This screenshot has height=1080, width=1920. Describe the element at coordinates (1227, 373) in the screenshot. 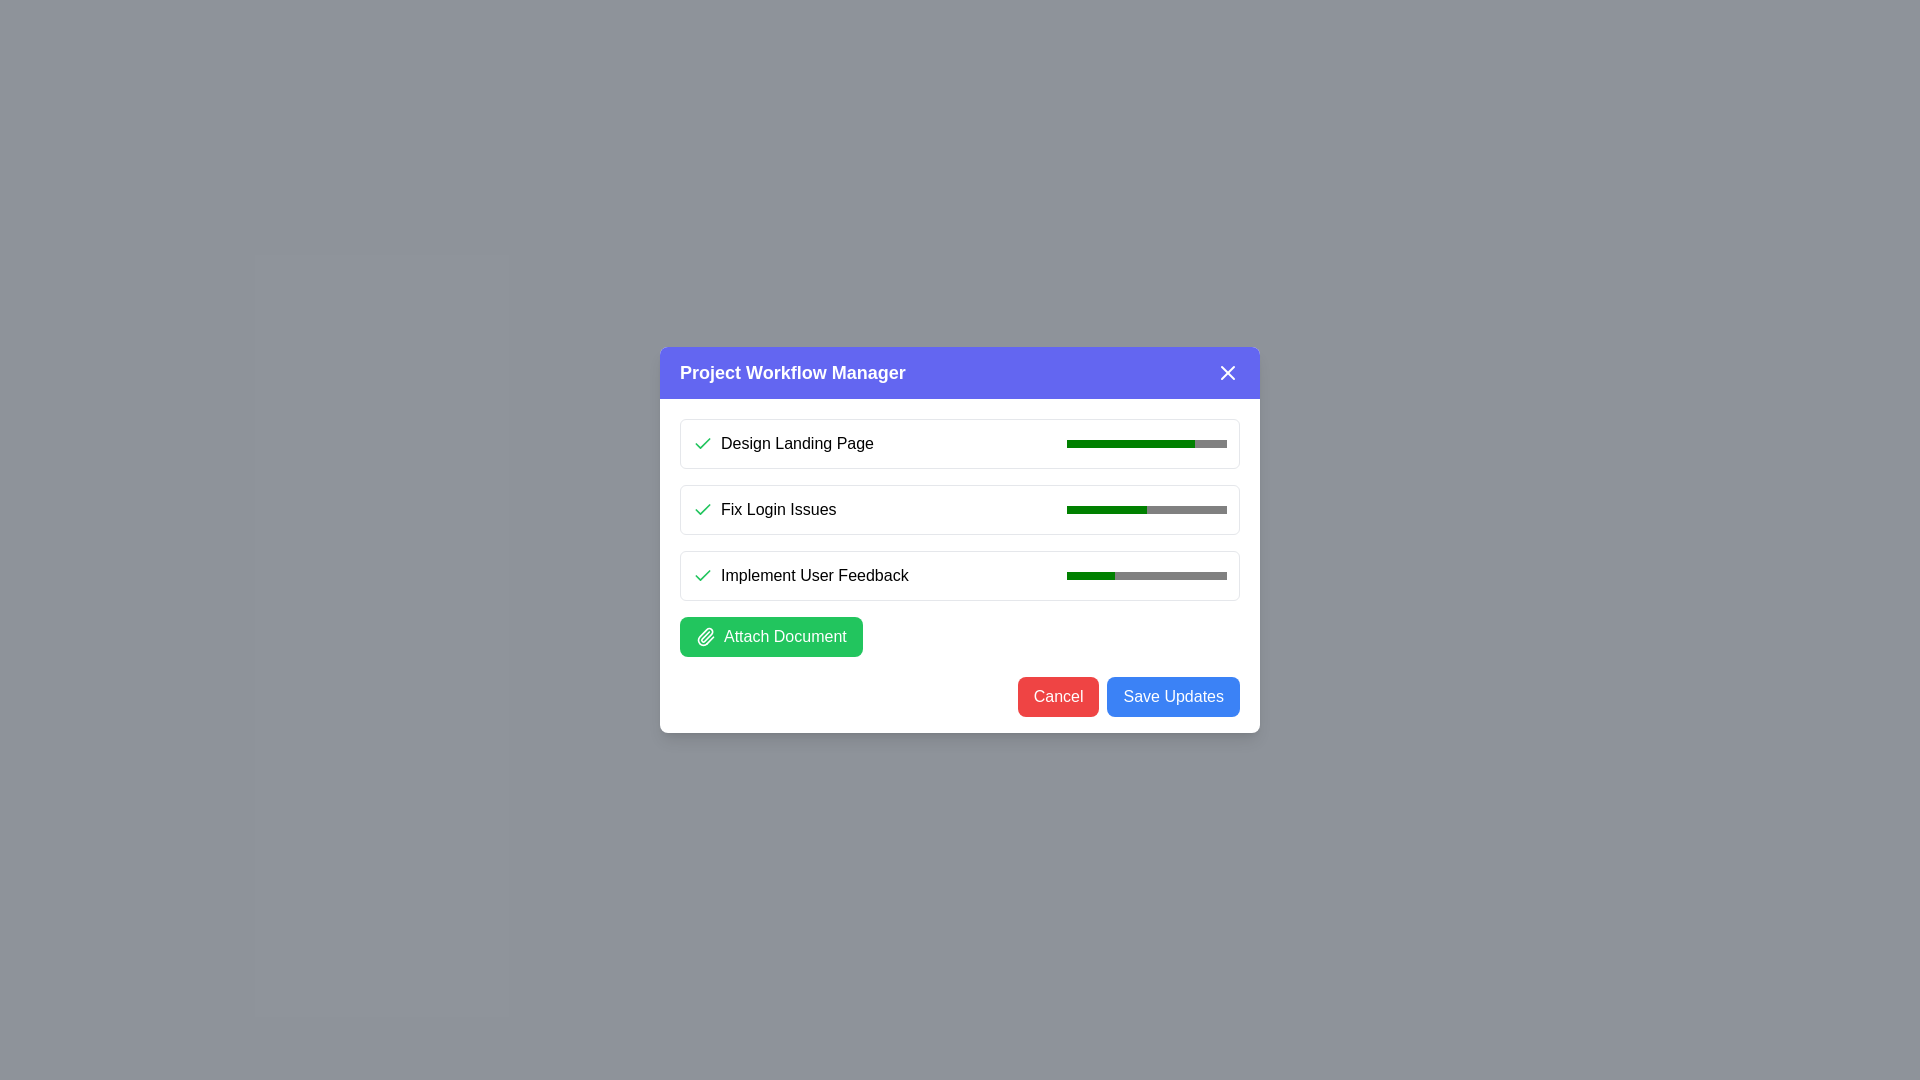

I see `the close button represented by an 'X' icon, which is styled with a white outline against a purple background, located in the top right corner of the modal header` at that location.